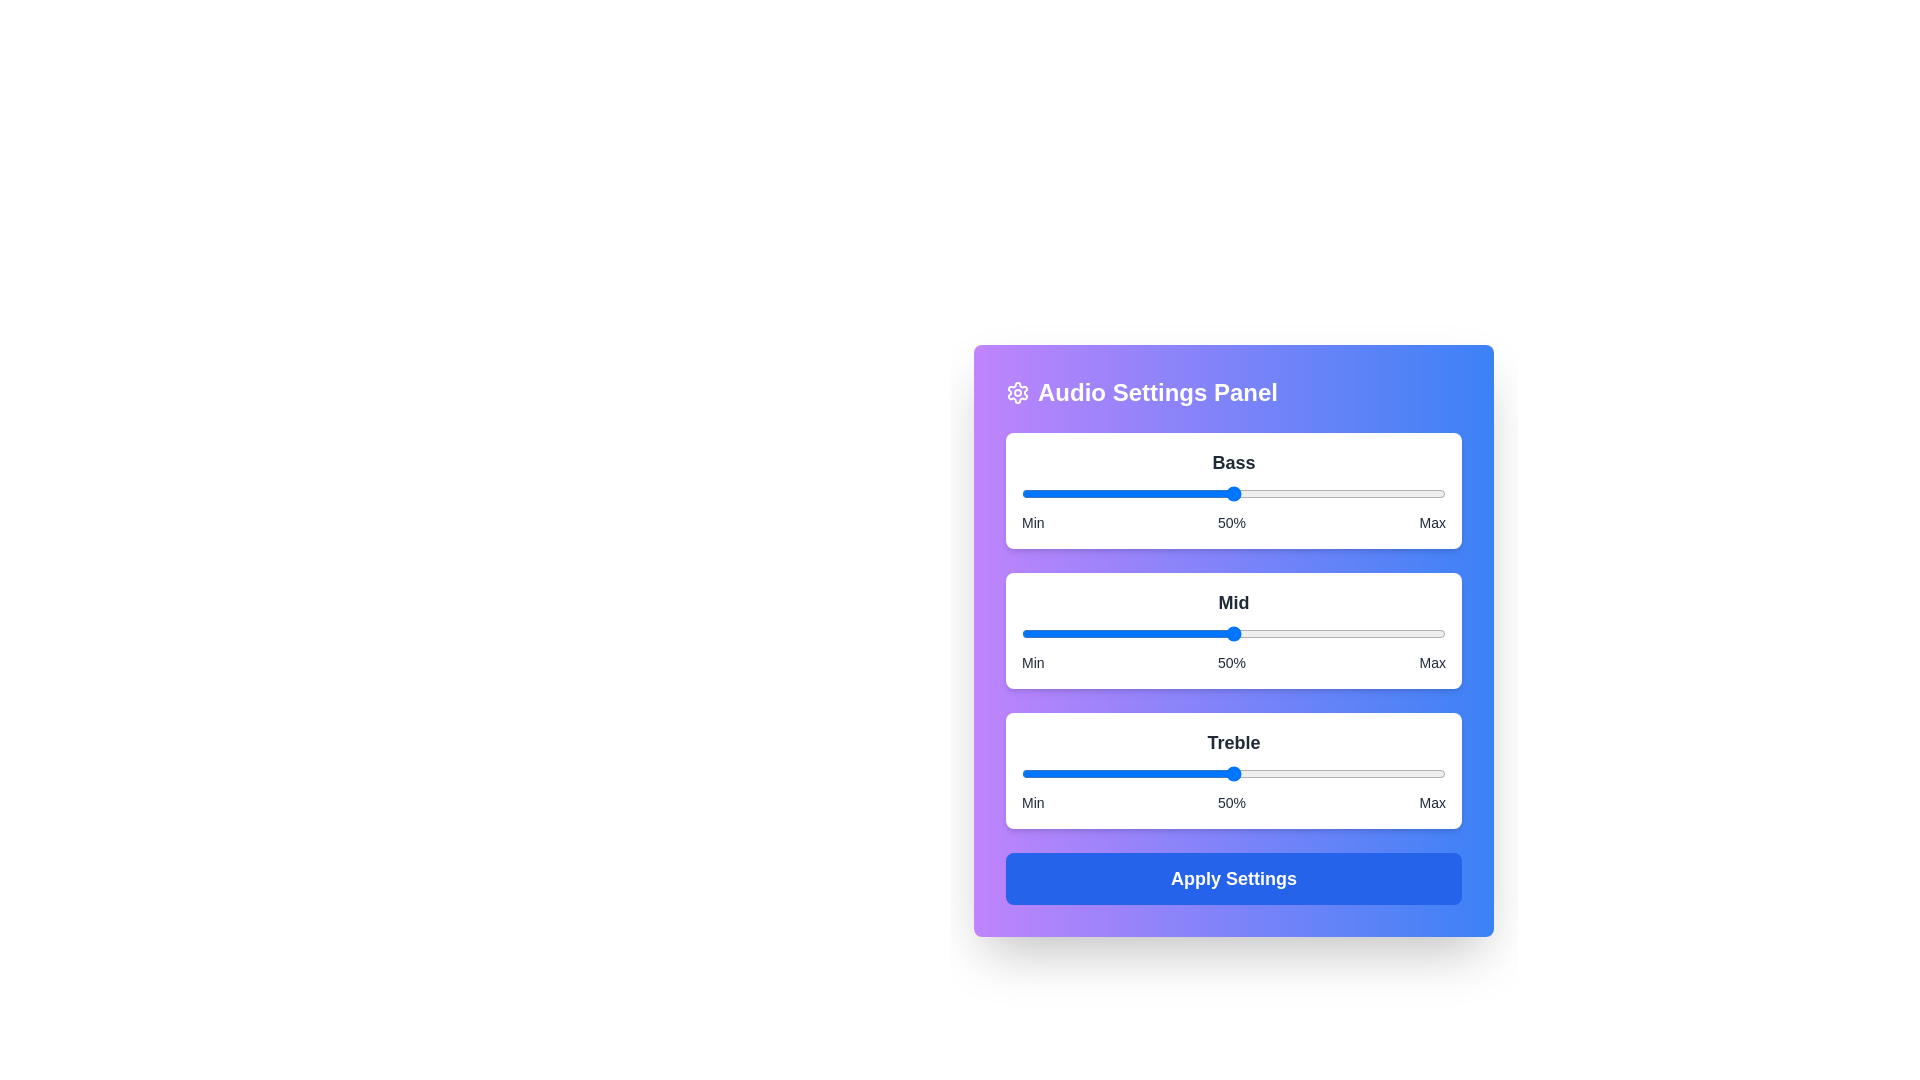  What do you see at coordinates (1314, 493) in the screenshot?
I see `the bass level` at bounding box center [1314, 493].